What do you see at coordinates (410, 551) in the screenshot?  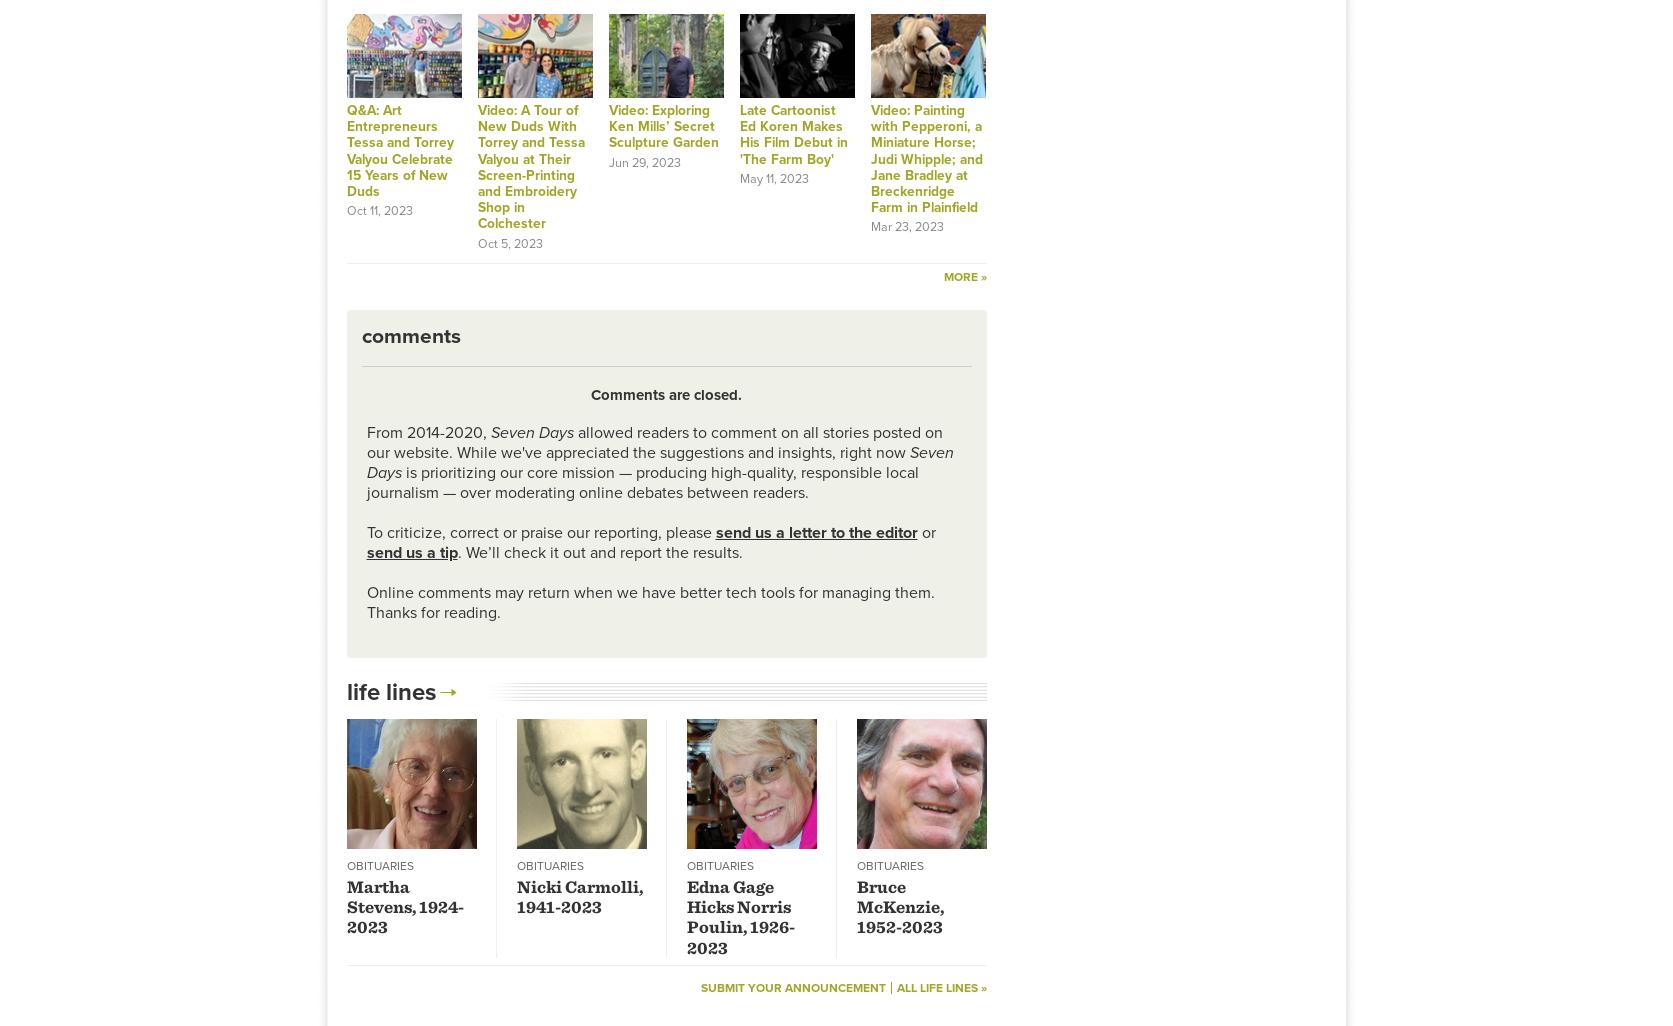 I see `'send us a tip'` at bounding box center [410, 551].